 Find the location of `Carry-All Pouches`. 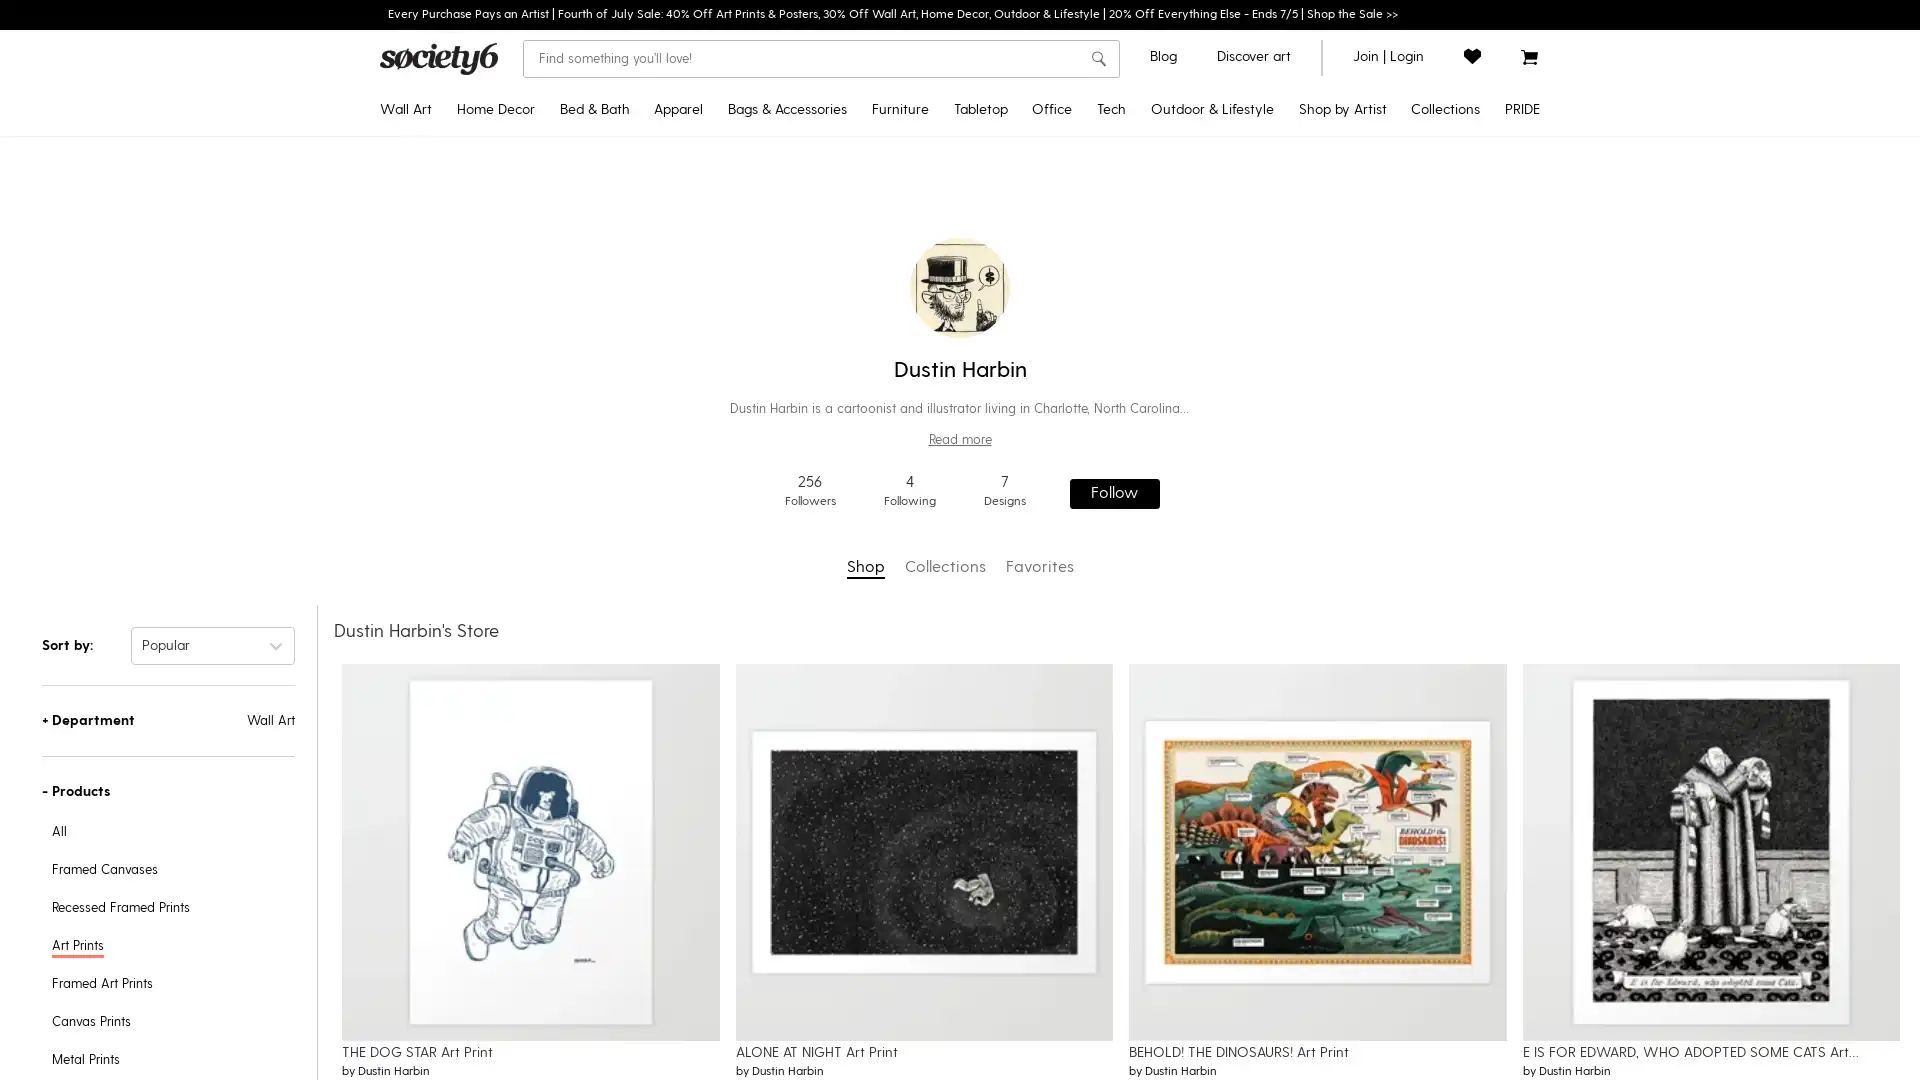

Carry-All Pouches is located at coordinates (801, 192).